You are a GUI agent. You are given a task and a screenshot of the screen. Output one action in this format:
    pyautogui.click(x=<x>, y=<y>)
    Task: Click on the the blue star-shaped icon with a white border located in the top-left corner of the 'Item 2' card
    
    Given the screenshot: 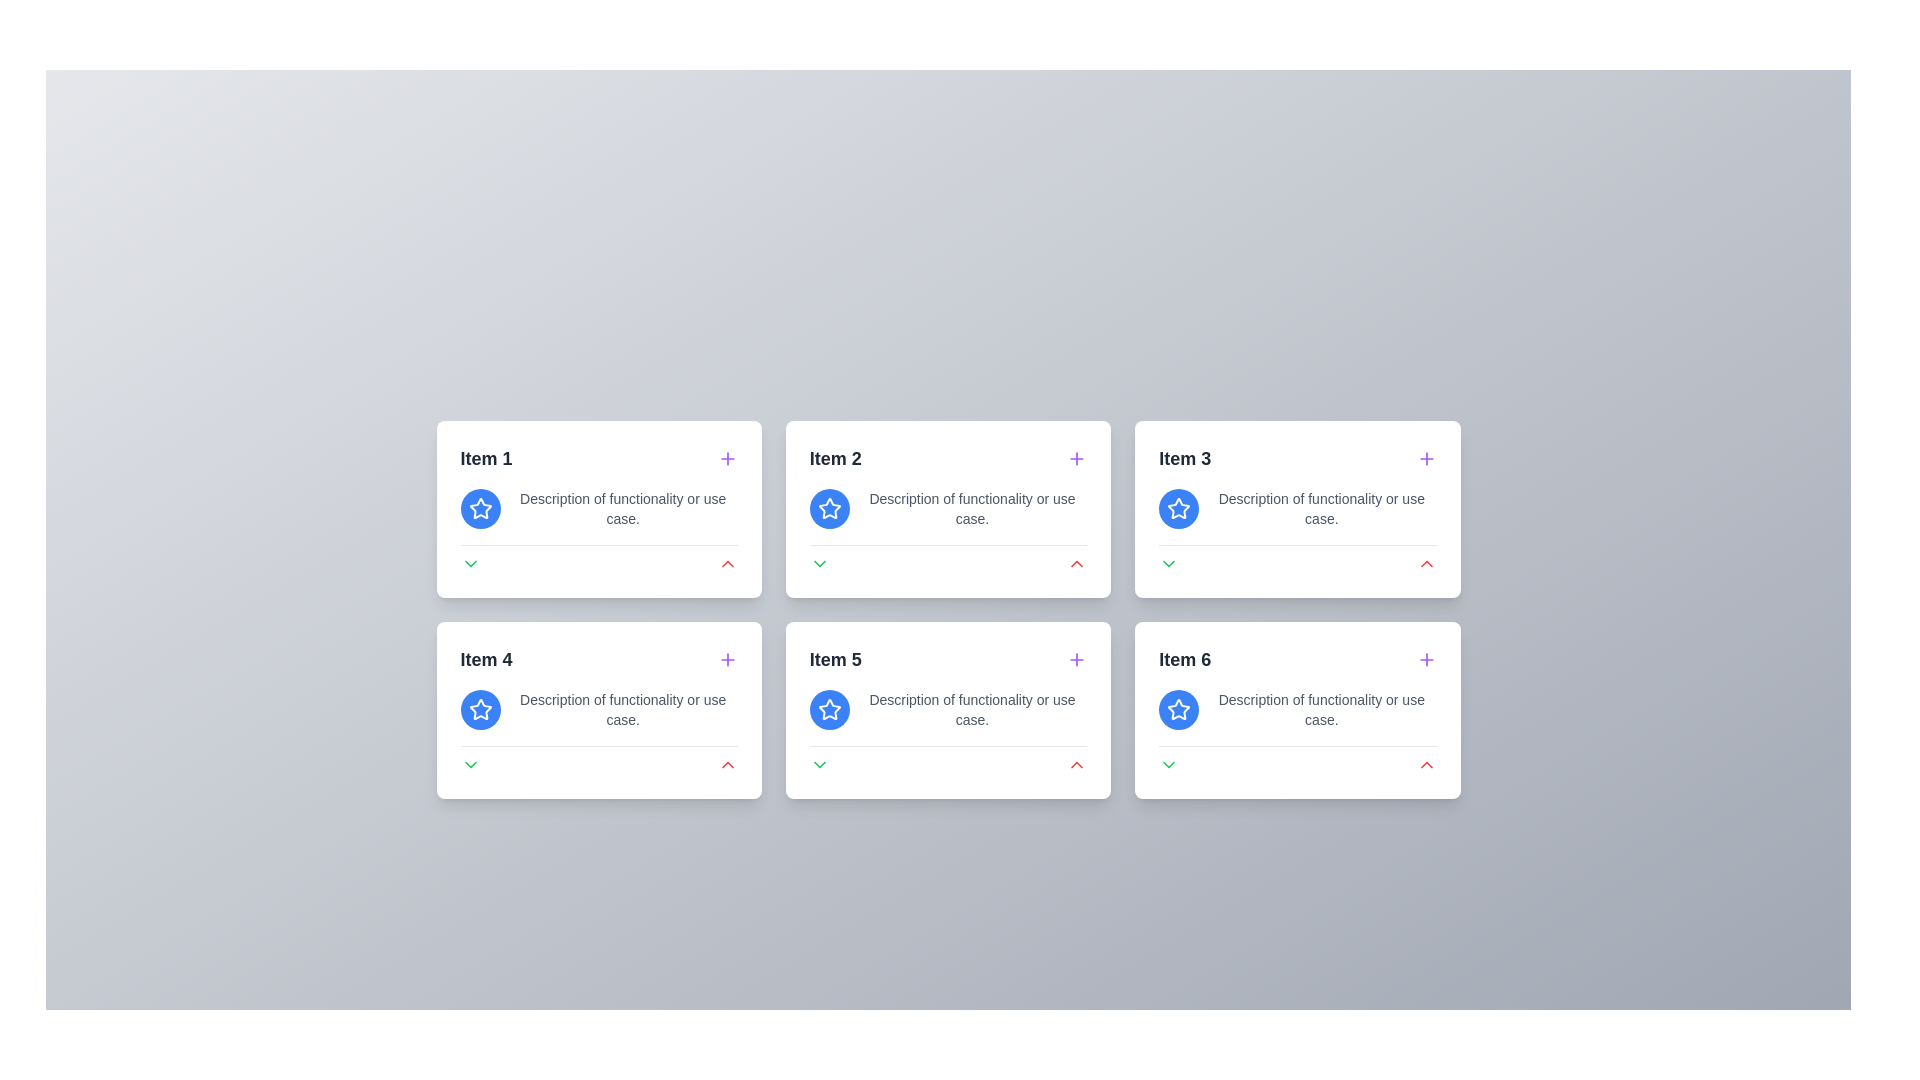 What is the action you would take?
    pyautogui.click(x=829, y=507)
    